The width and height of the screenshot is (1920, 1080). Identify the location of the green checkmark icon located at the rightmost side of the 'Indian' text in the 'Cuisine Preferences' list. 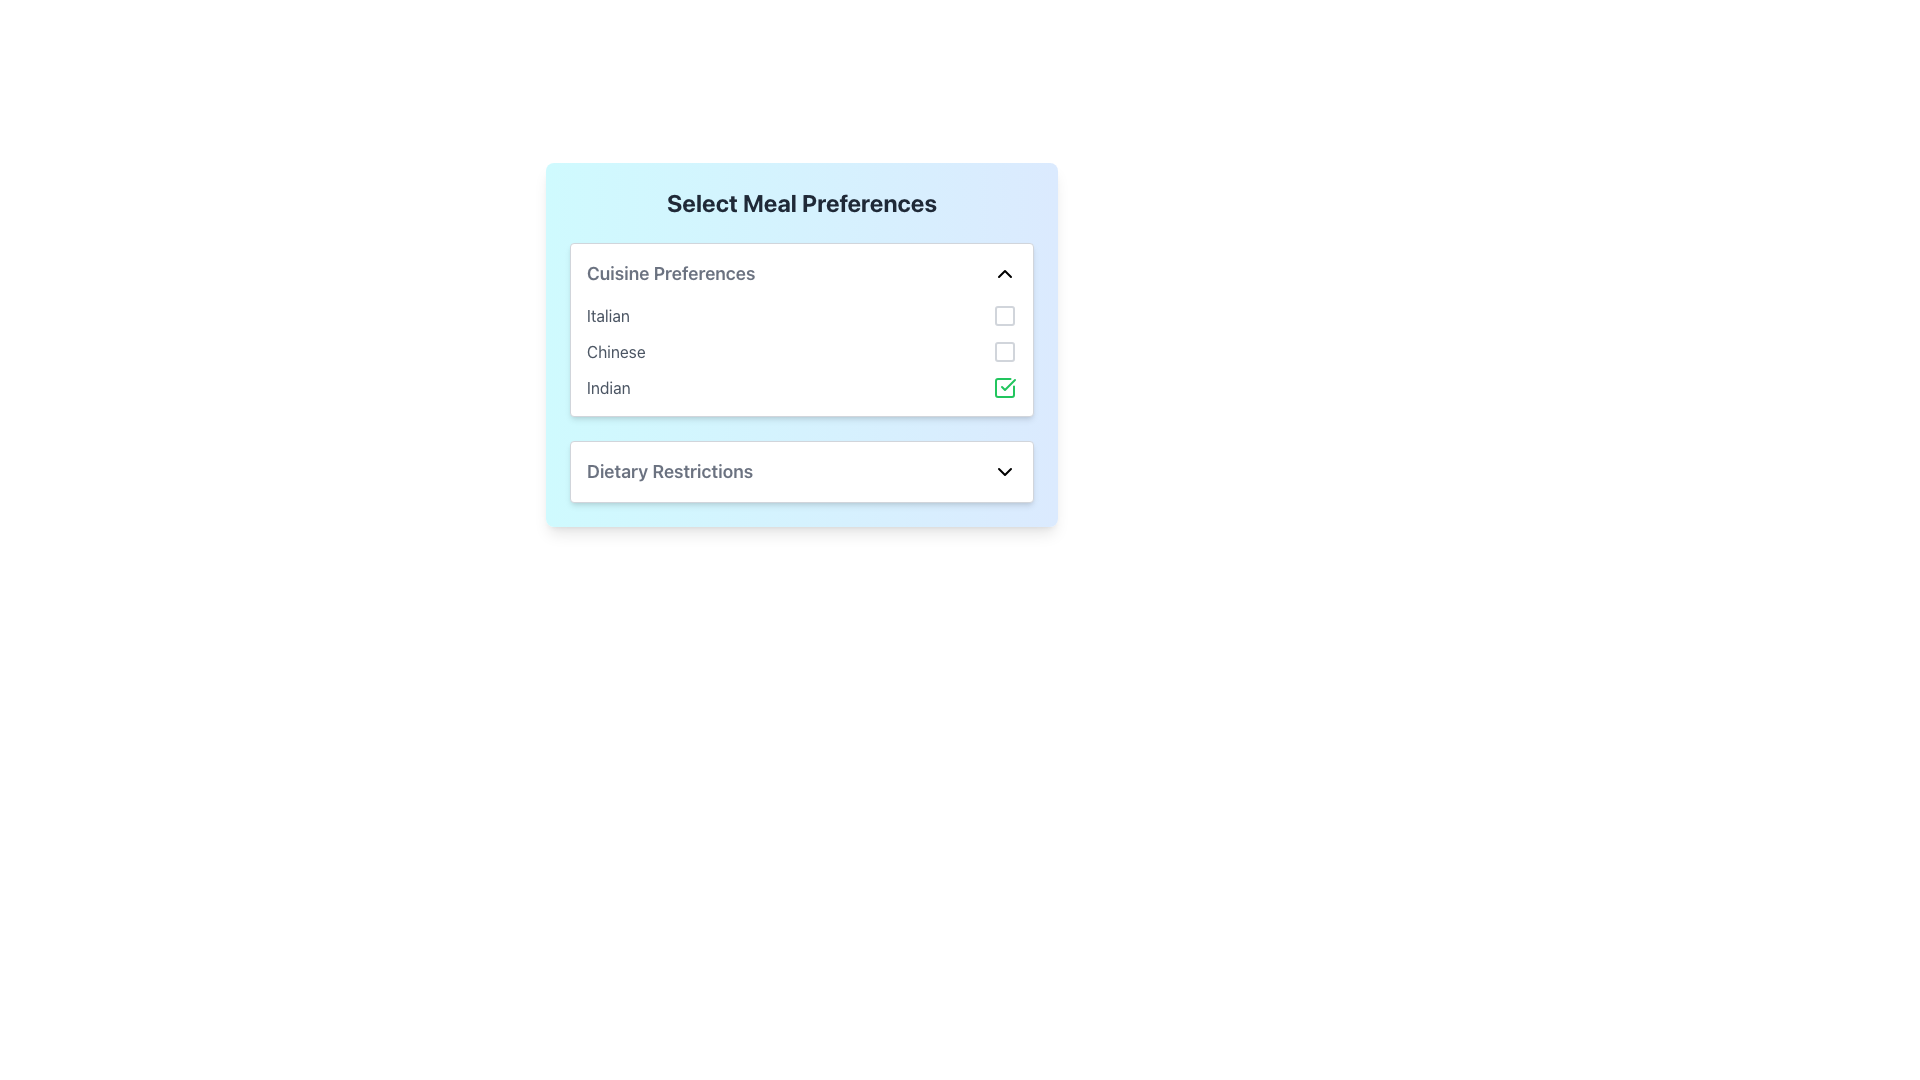
(1008, 385).